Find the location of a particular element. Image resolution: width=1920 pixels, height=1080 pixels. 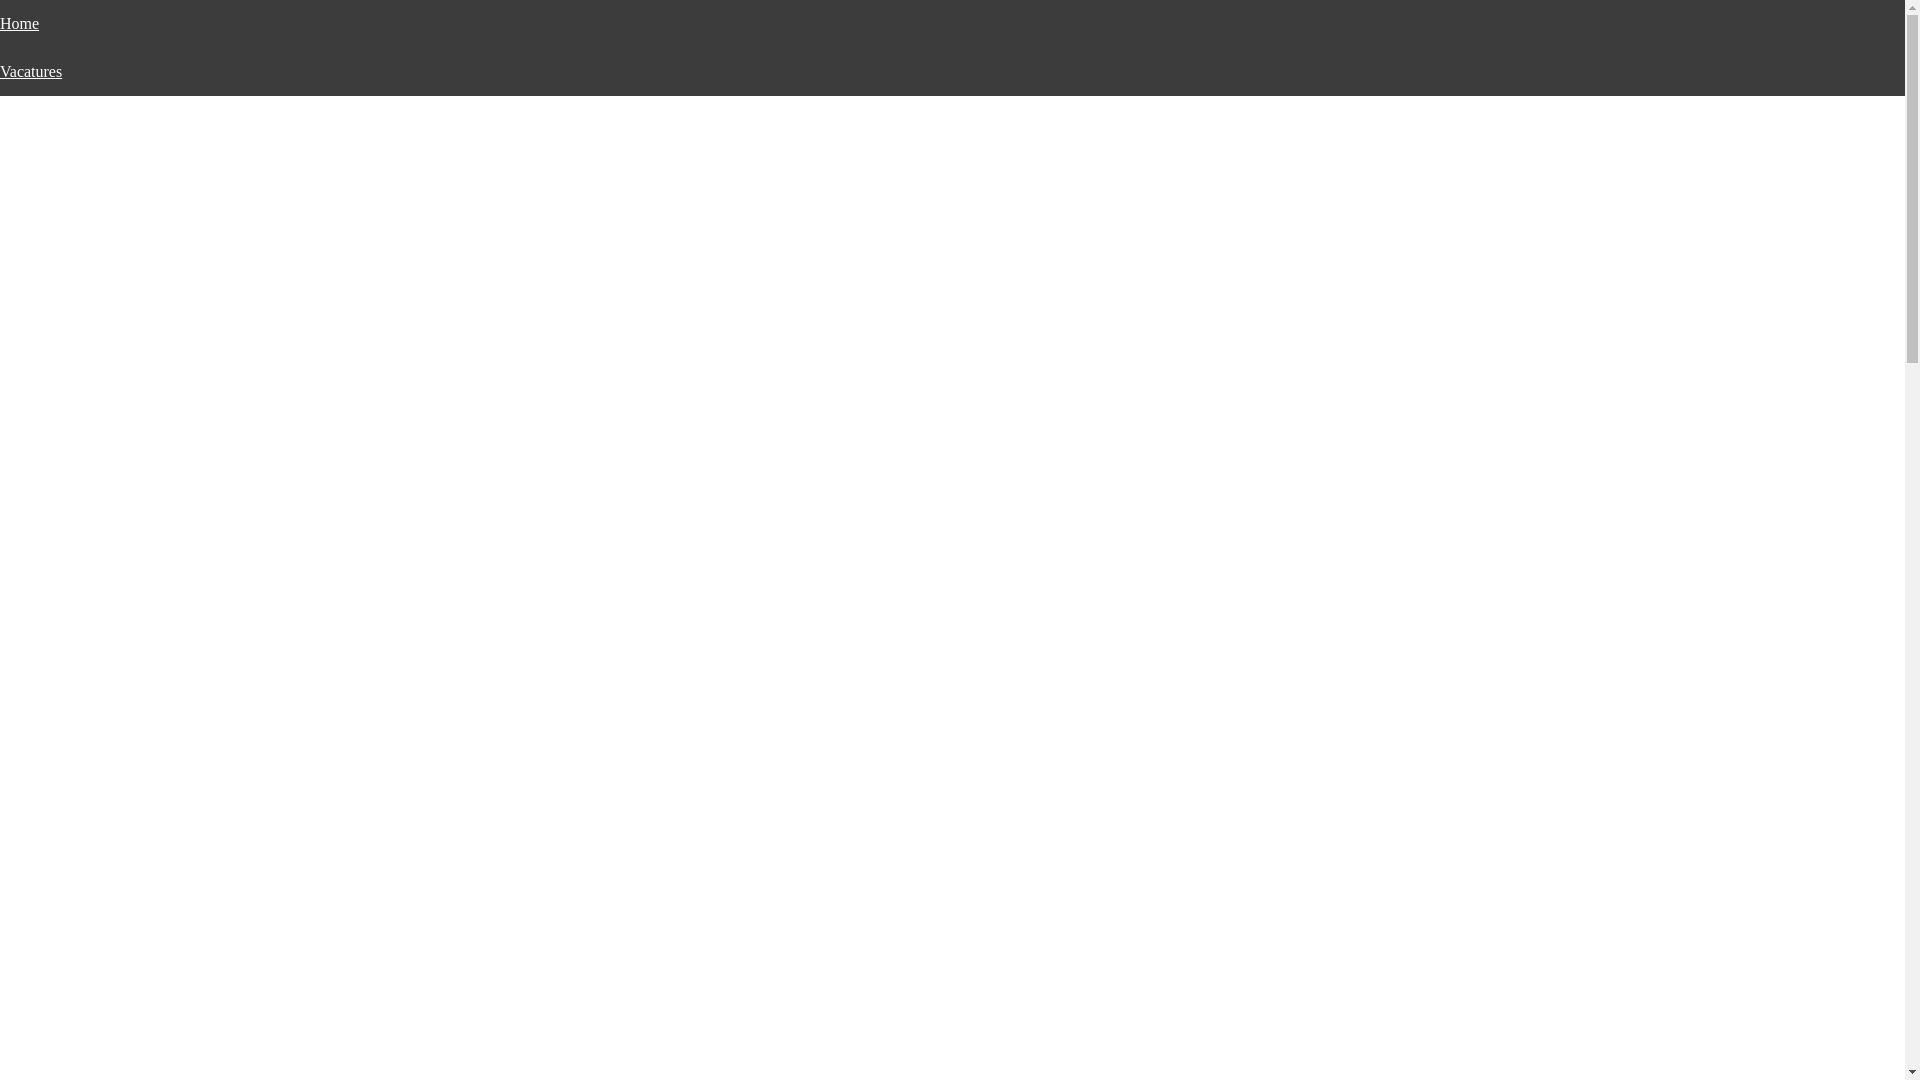

'Vacatures' is located at coordinates (0, 70).